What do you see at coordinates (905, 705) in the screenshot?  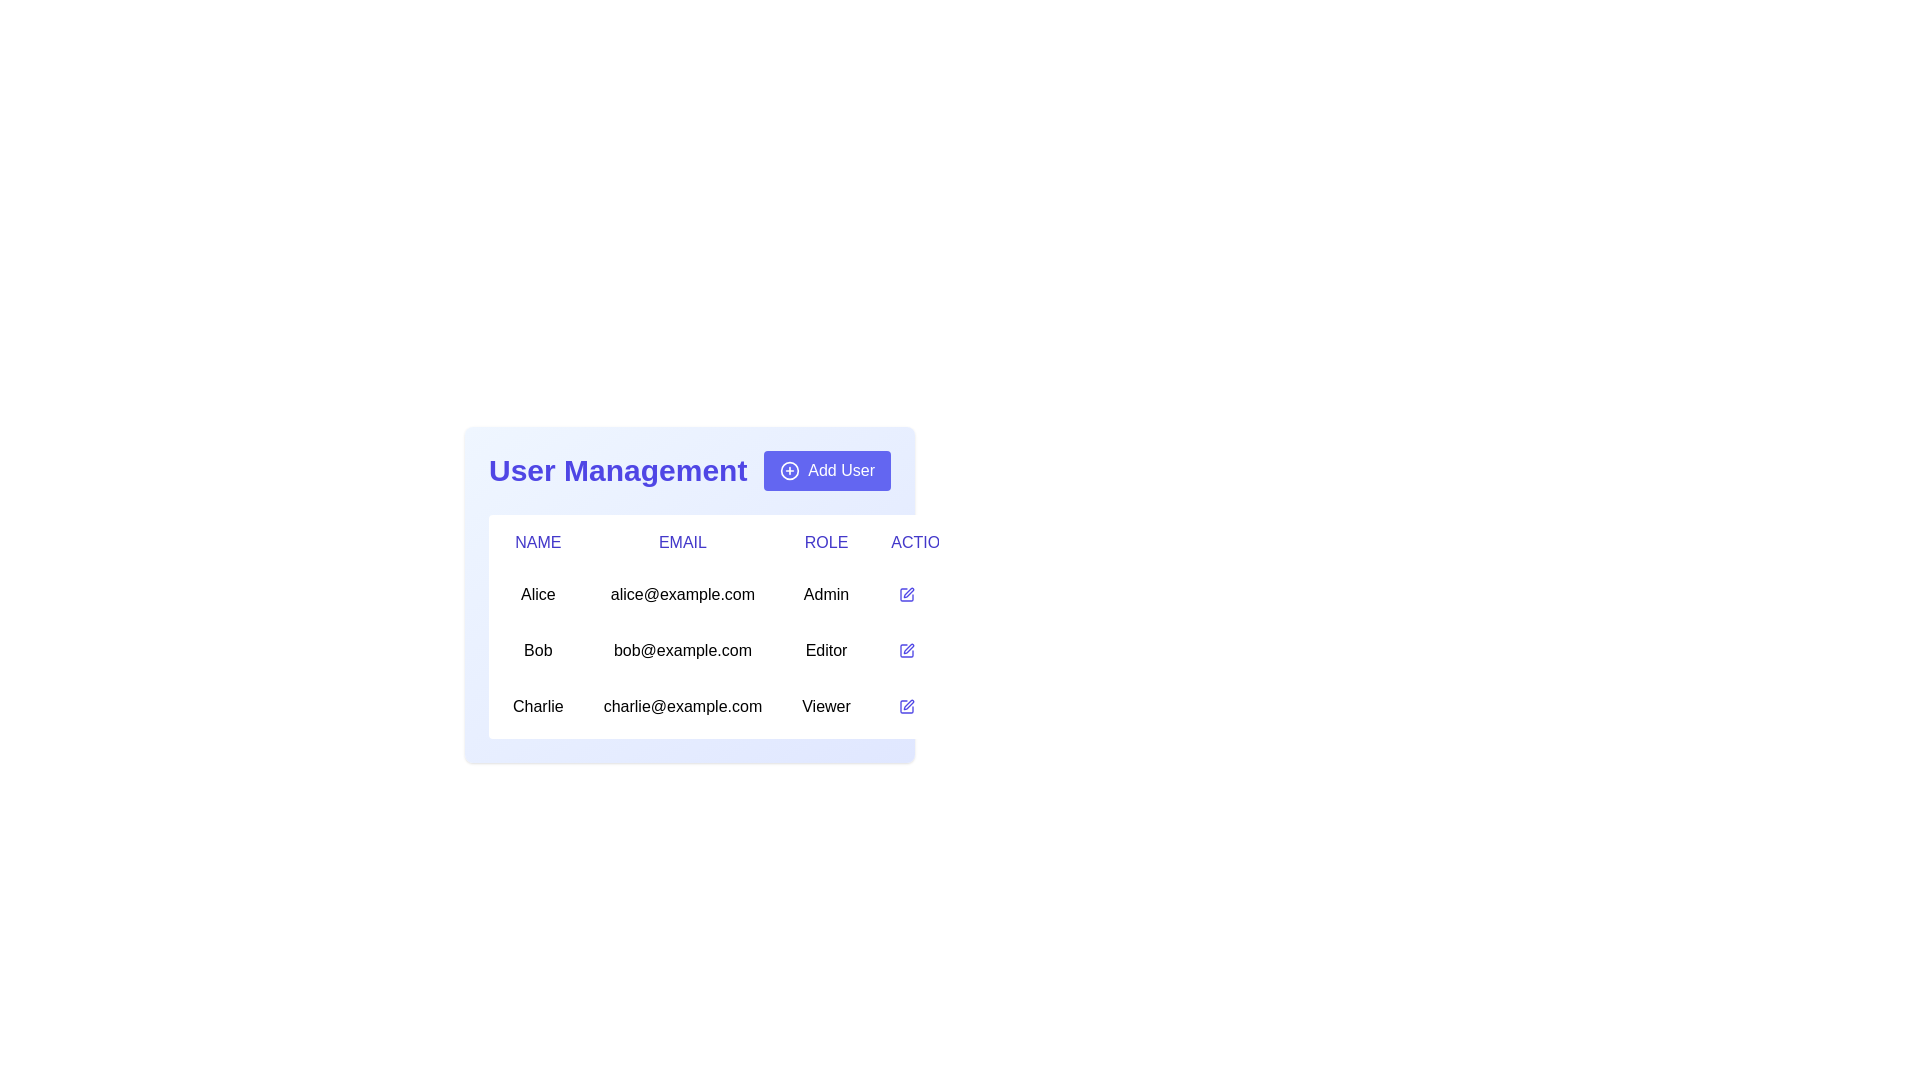 I see `the edit button for modifying associated data or properties related to the 'Viewer' role` at bounding box center [905, 705].